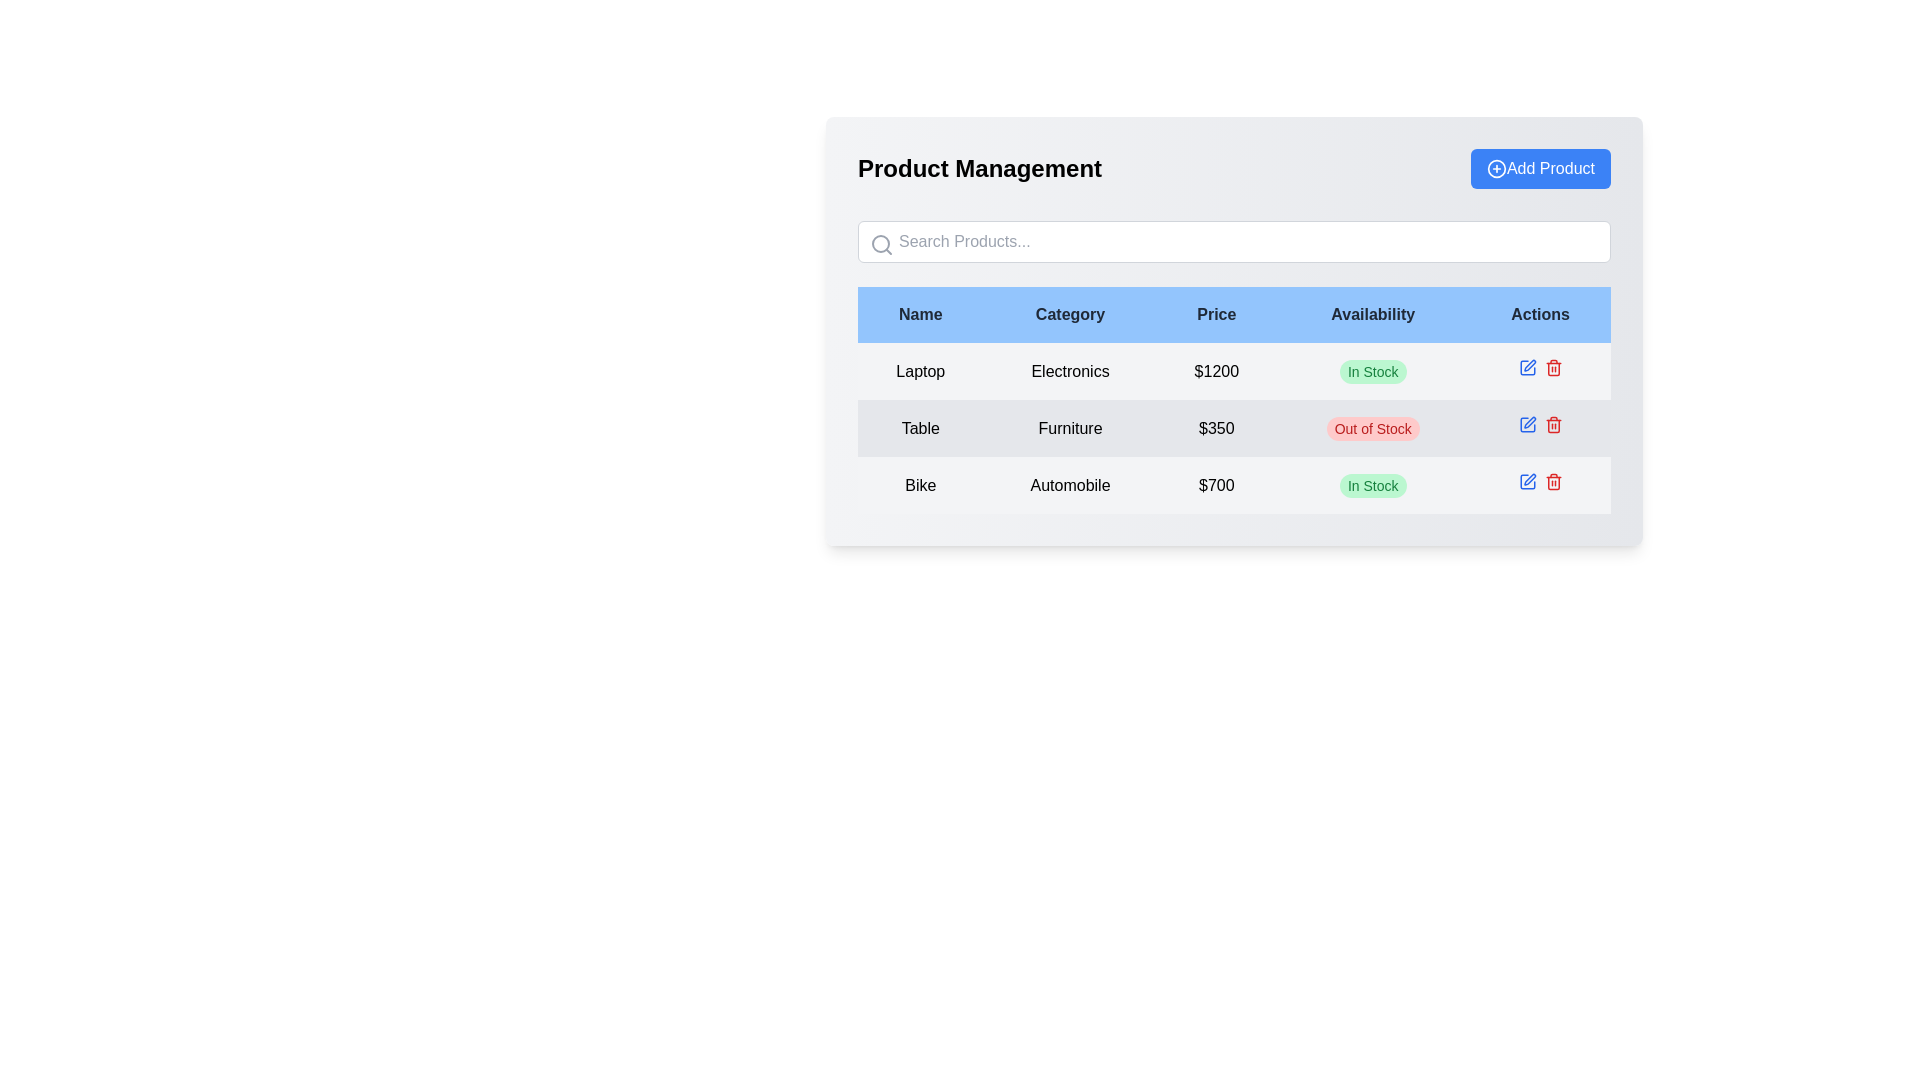 The width and height of the screenshot is (1920, 1080). Describe the element at coordinates (881, 244) in the screenshot. I see `the magnifying glass icon located inside the search input field labeled 'Search Products...' to potentially trigger a search` at that location.